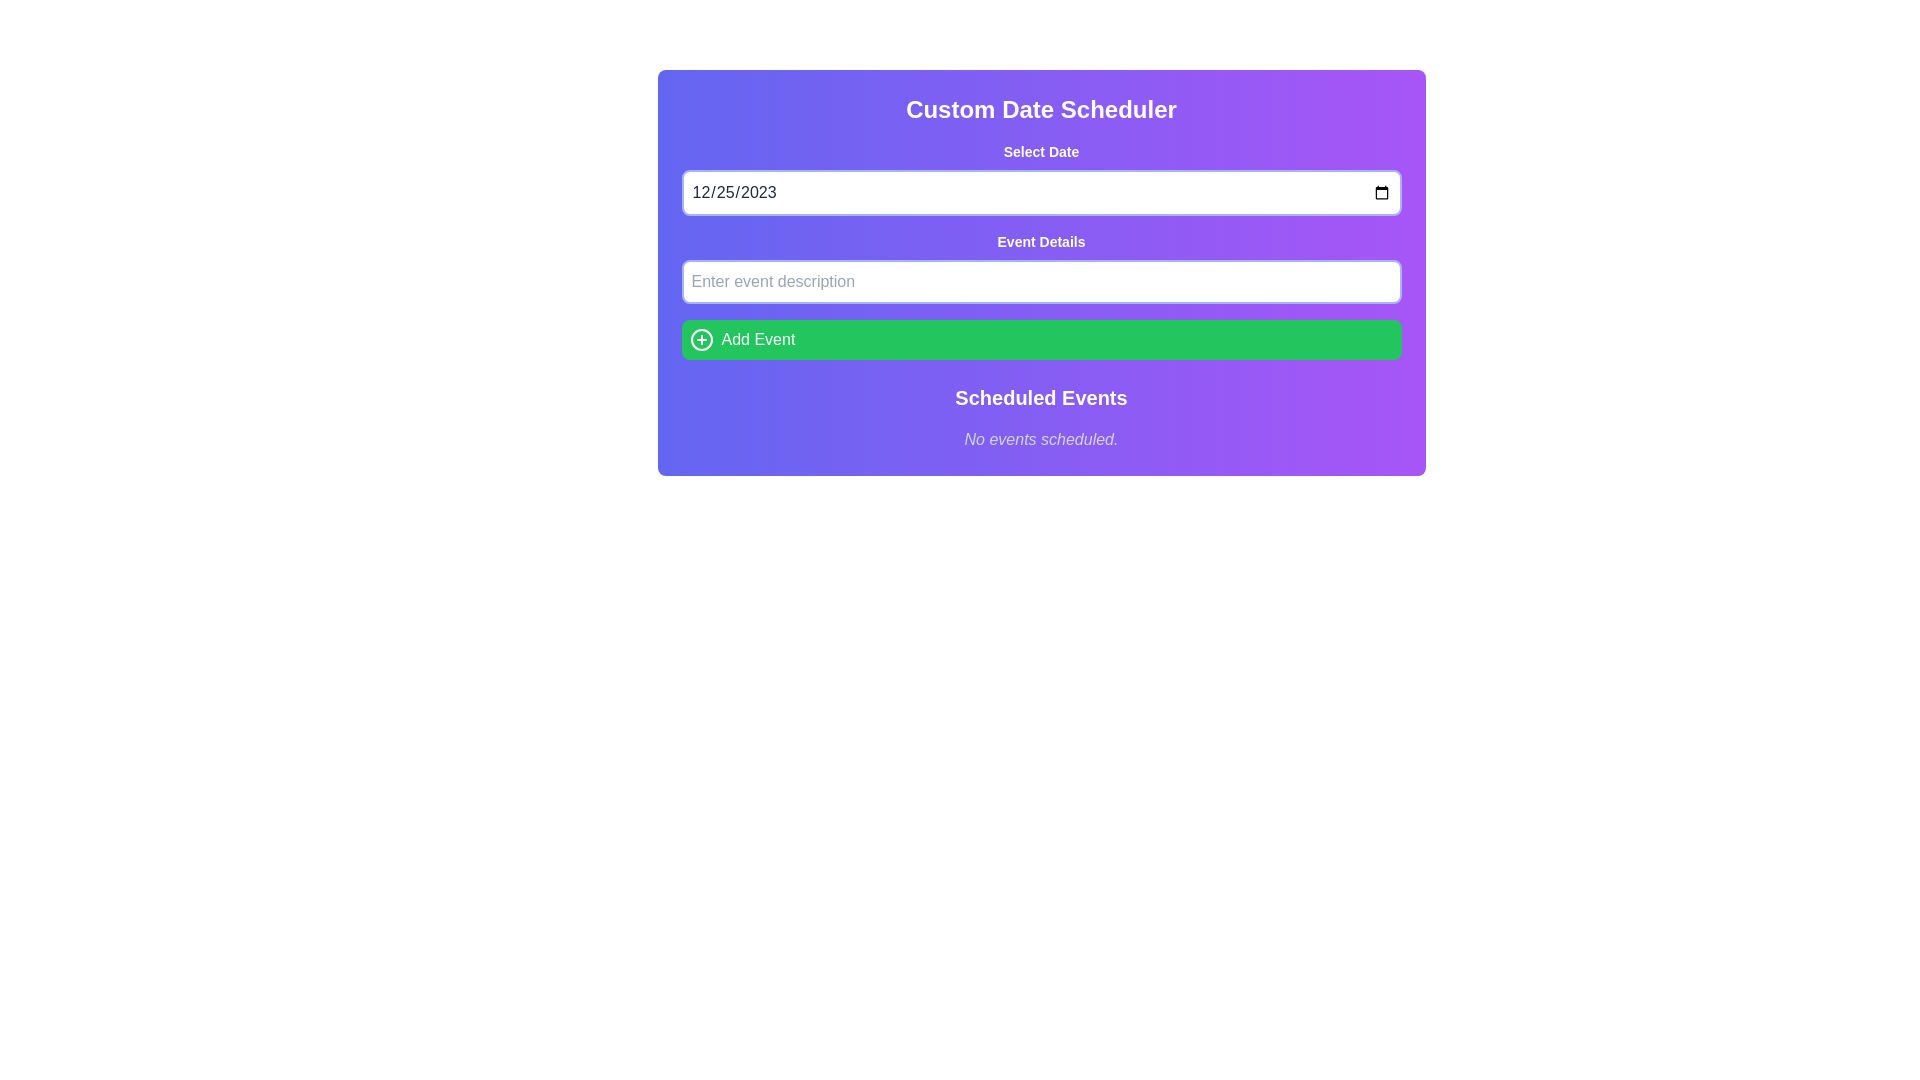 The image size is (1920, 1080). I want to click on the 'Event Details' text label, which is a bold, centrally aligned label with white font color on a purple gradient background, so click(1040, 241).